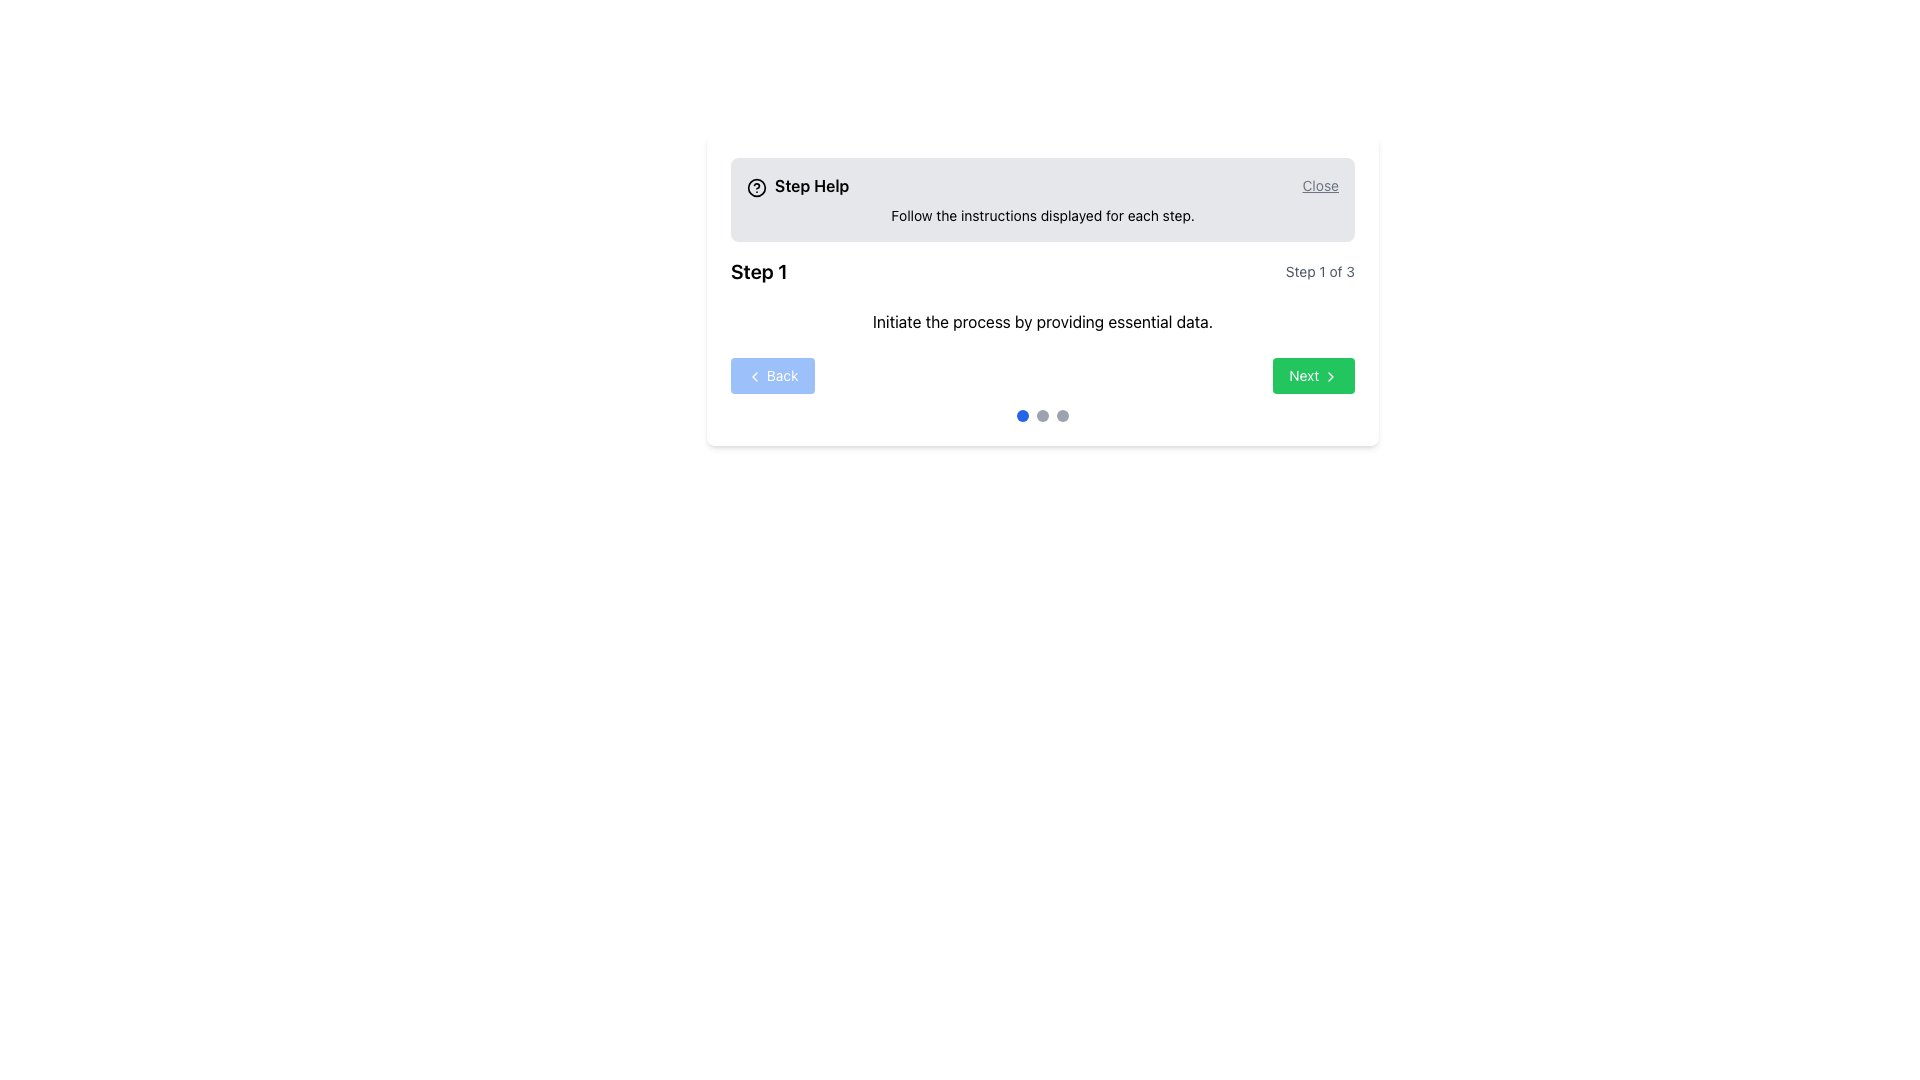 Image resolution: width=1920 pixels, height=1080 pixels. What do you see at coordinates (797, 185) in the screenshot?
I see `the 'Step Help' label with the question mark icon` at bounding box center [797, 185].